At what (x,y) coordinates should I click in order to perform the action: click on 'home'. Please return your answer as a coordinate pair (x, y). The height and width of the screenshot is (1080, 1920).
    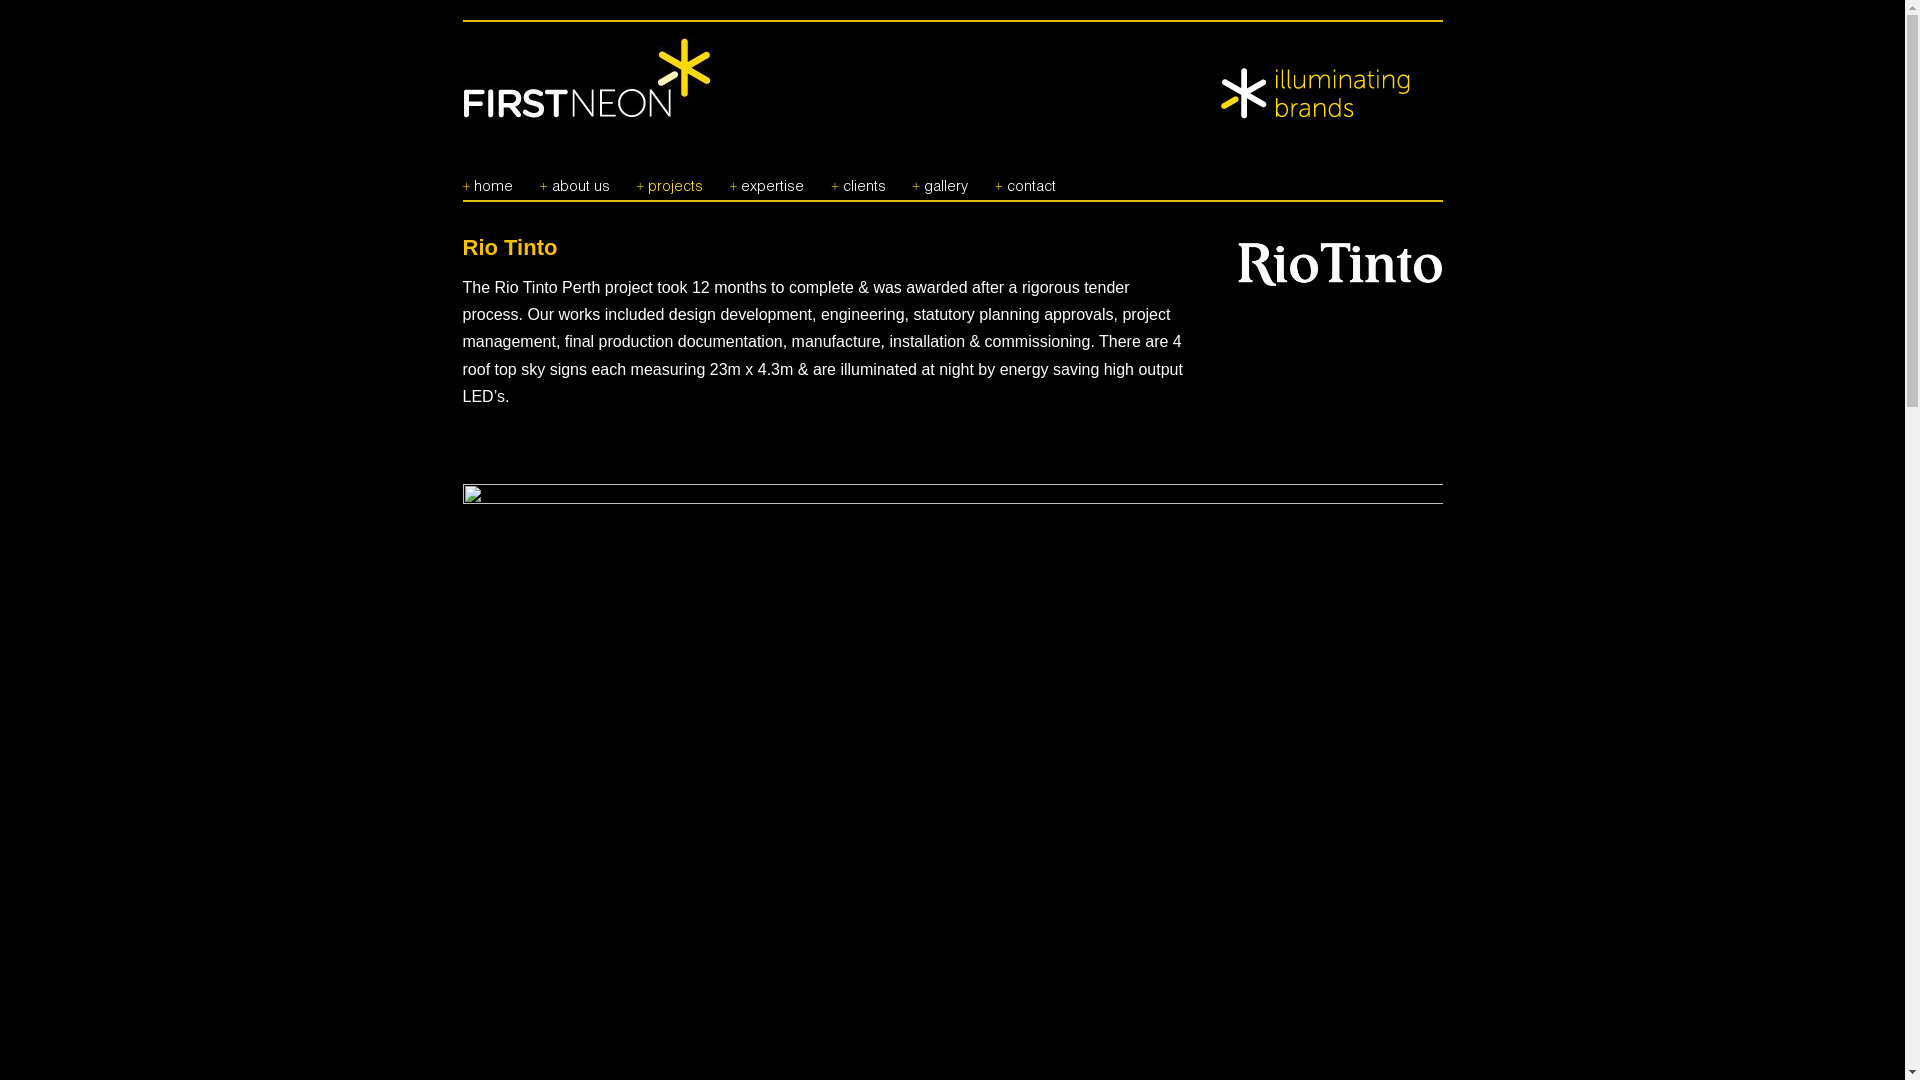
    Looking at the image, I should click on (487, 178).